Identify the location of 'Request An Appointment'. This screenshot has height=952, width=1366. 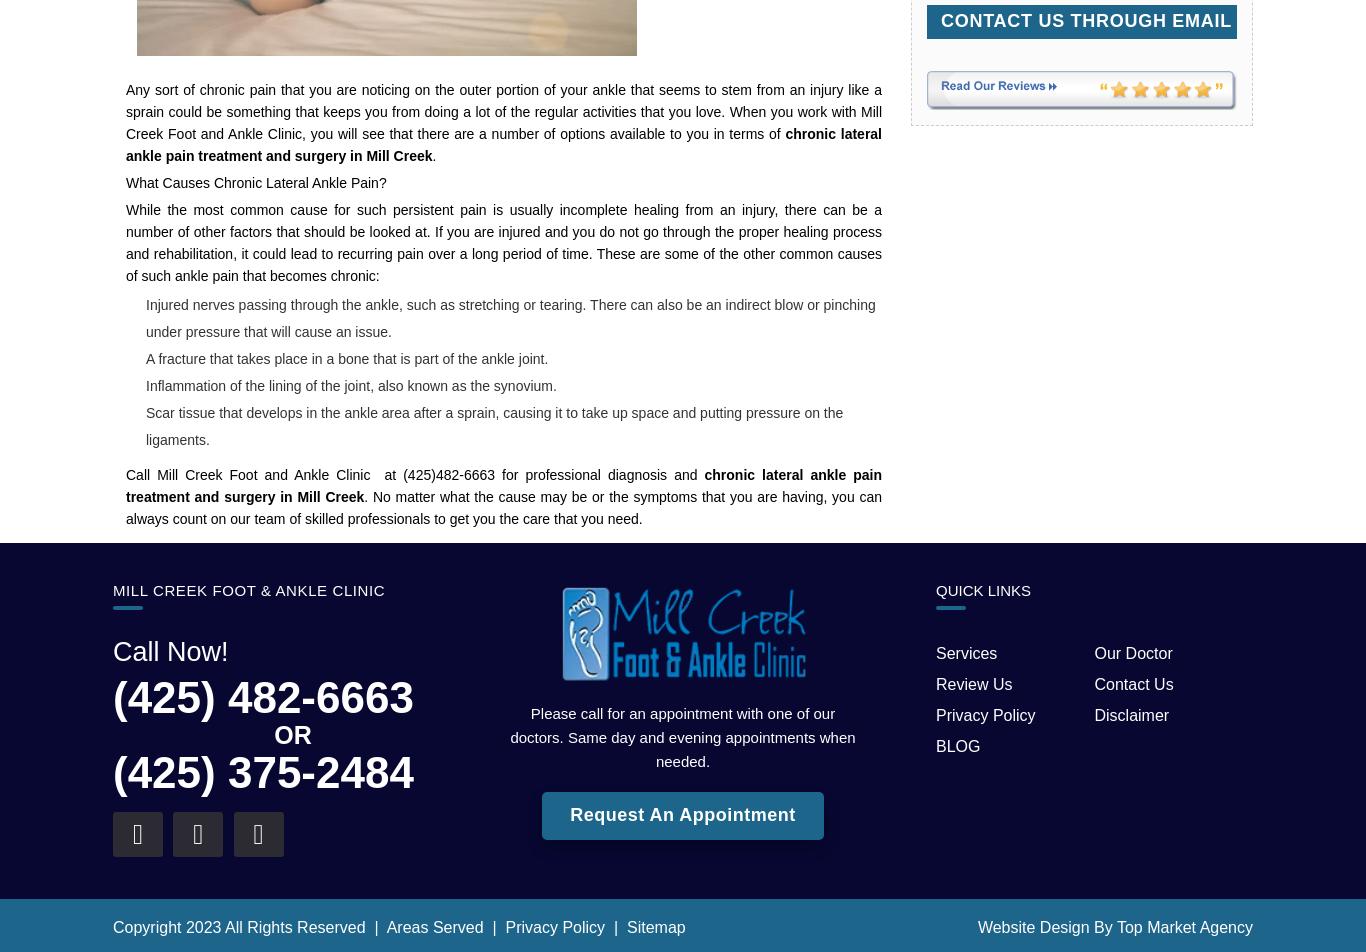
(681, 815).